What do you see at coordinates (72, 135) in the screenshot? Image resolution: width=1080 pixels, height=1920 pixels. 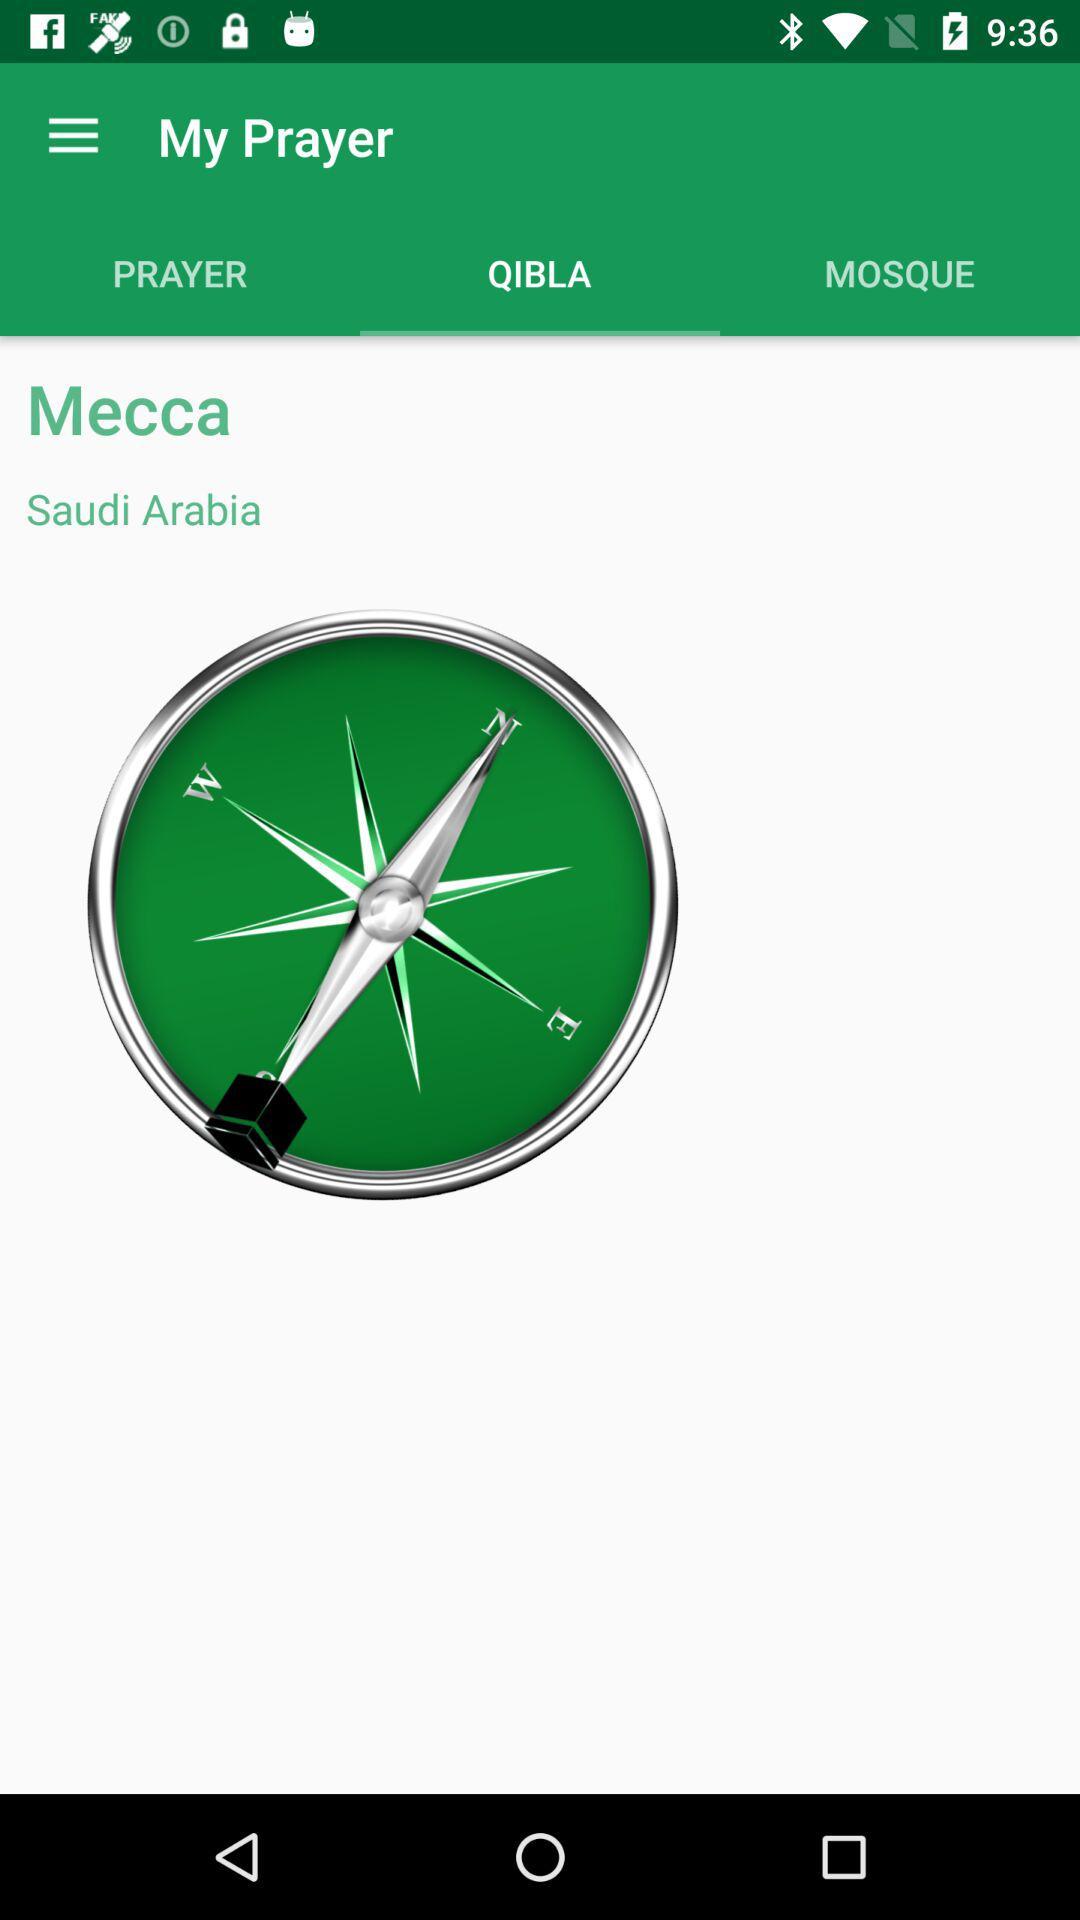 I see `the icon above the prayer item` at bounding box center [72, 135].